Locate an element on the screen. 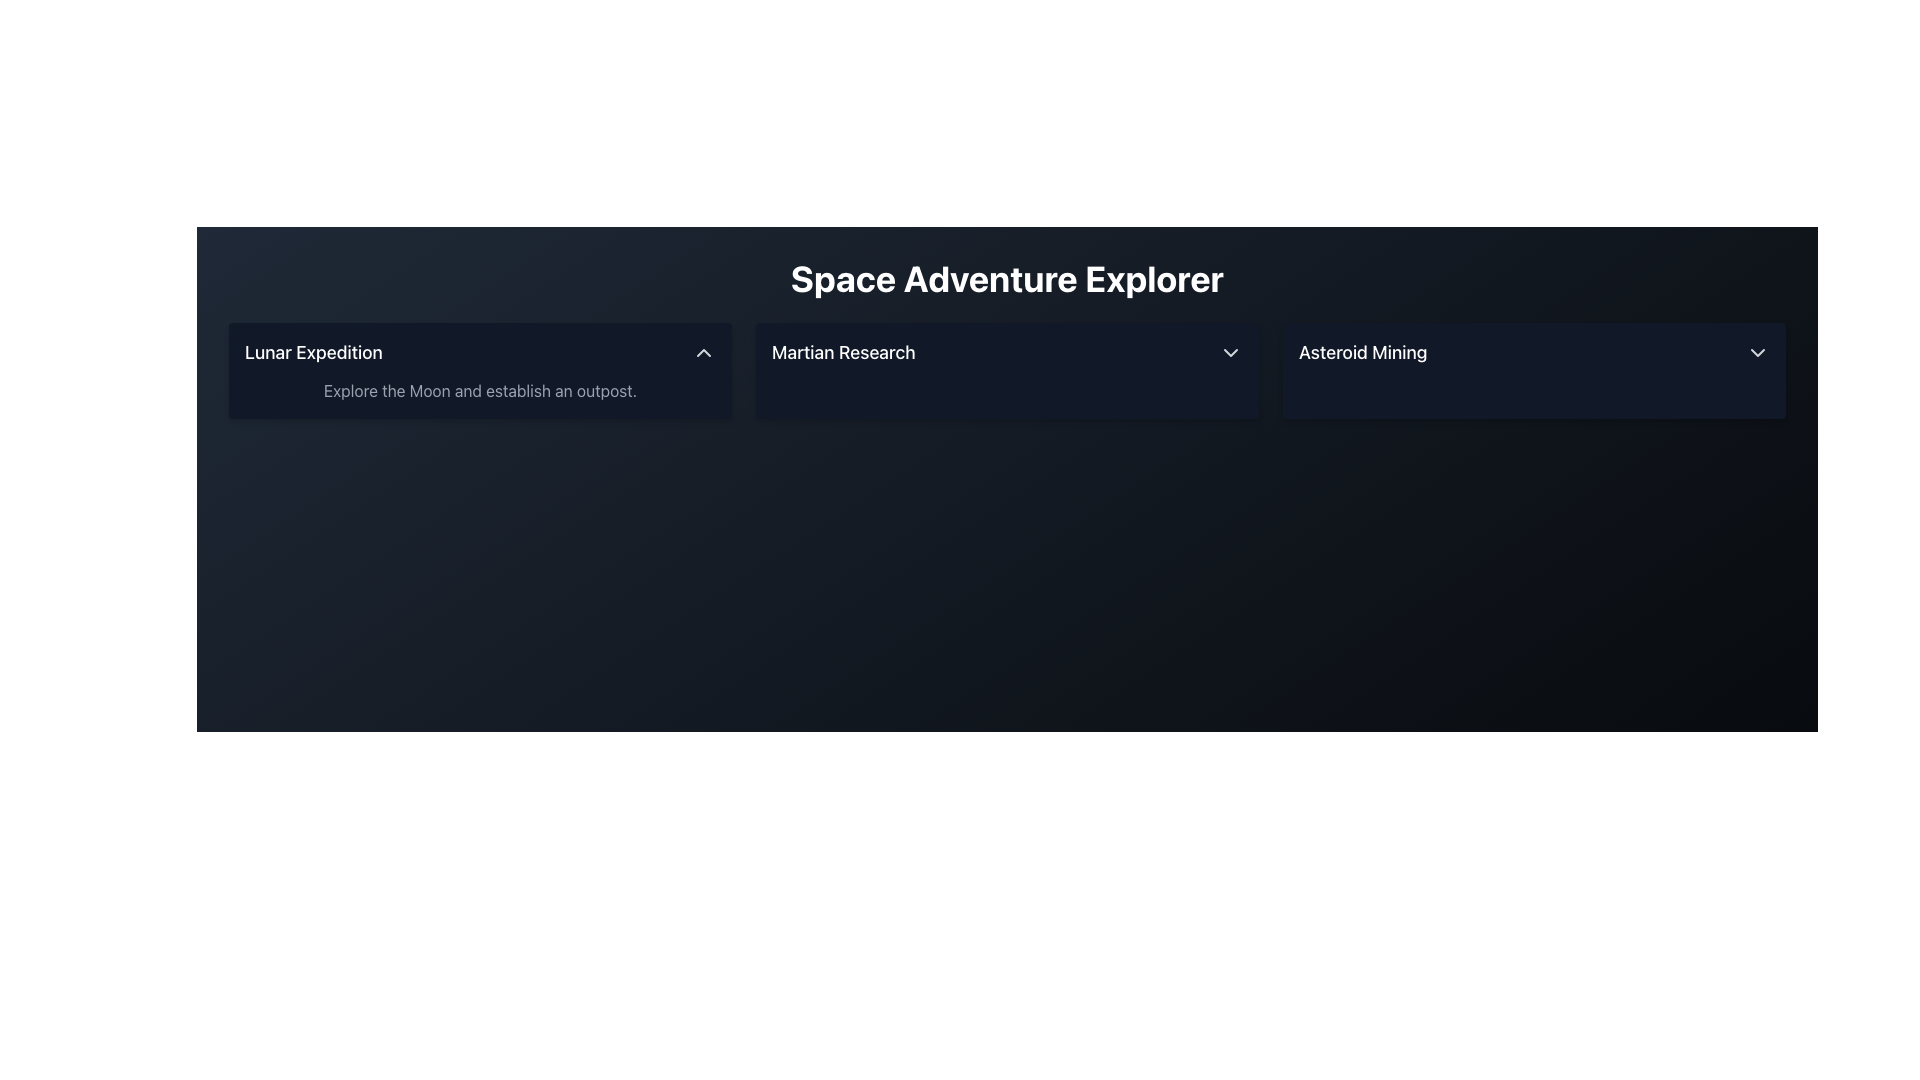 The width and height of the screenshot is (1920, 1080). the down arrow icon of the Dropdown indicator located in the 'Martian Research' section is located at coordinates (1229, 352).